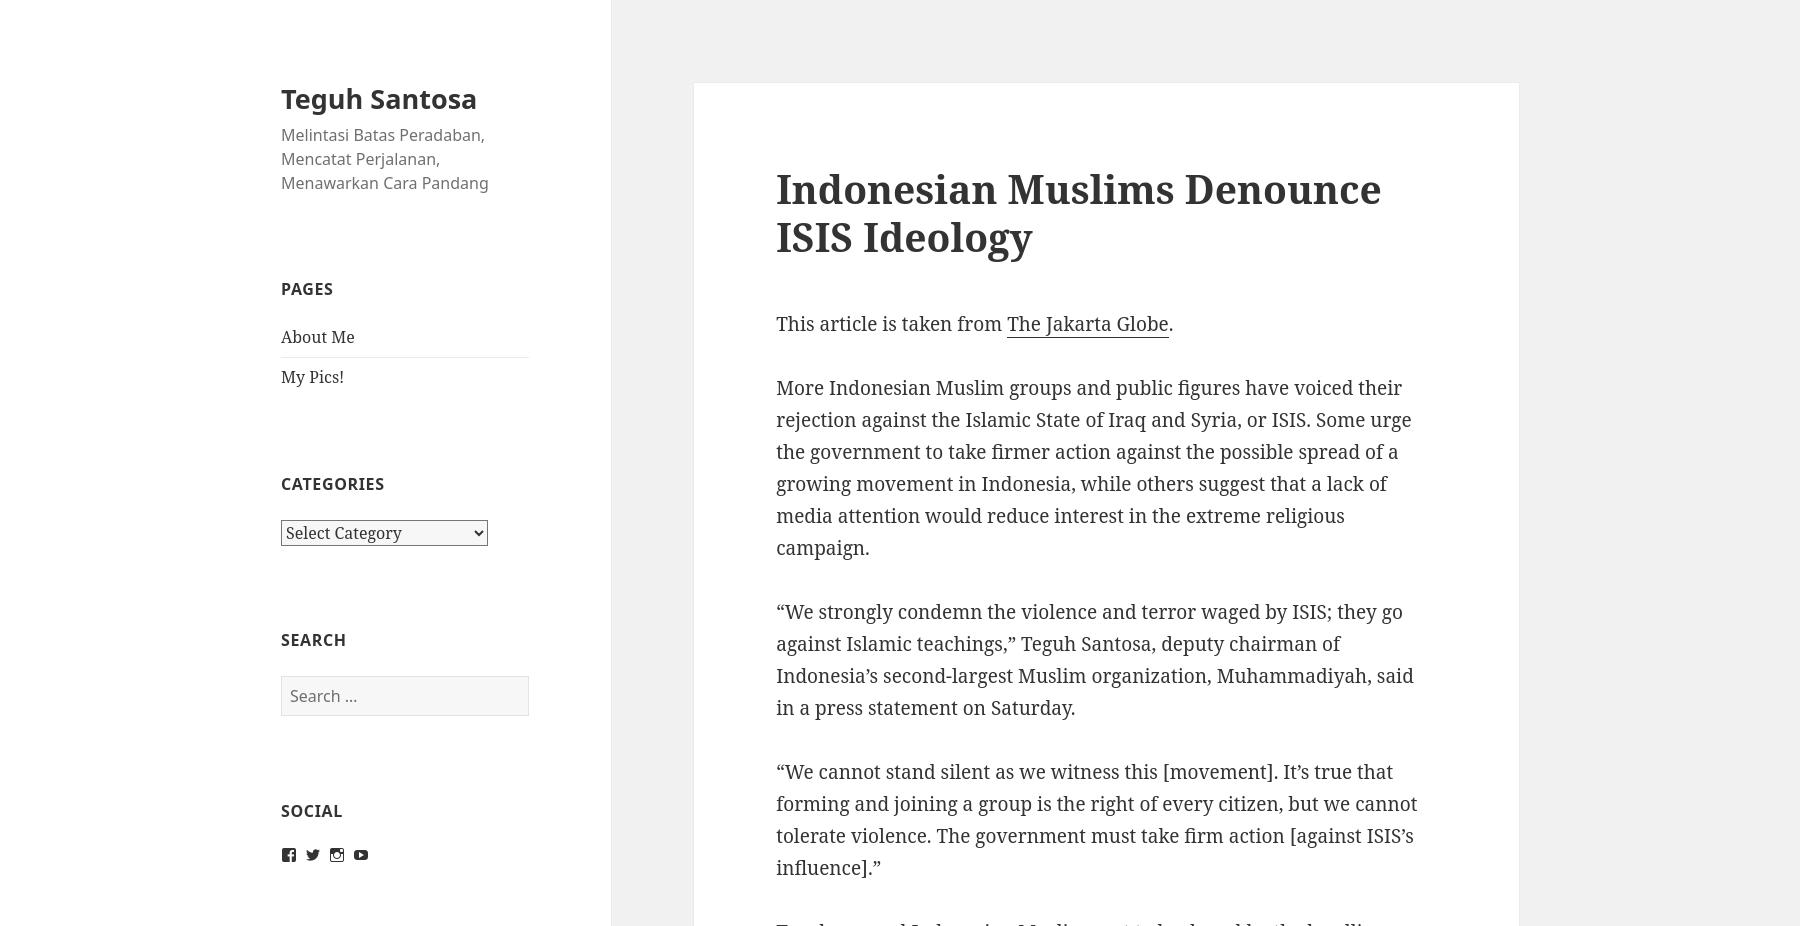 This screenshot has height=926, width=1800. Describe the element at coordinates (312, 638) in the screenshot. I see `'Search'` at that location.